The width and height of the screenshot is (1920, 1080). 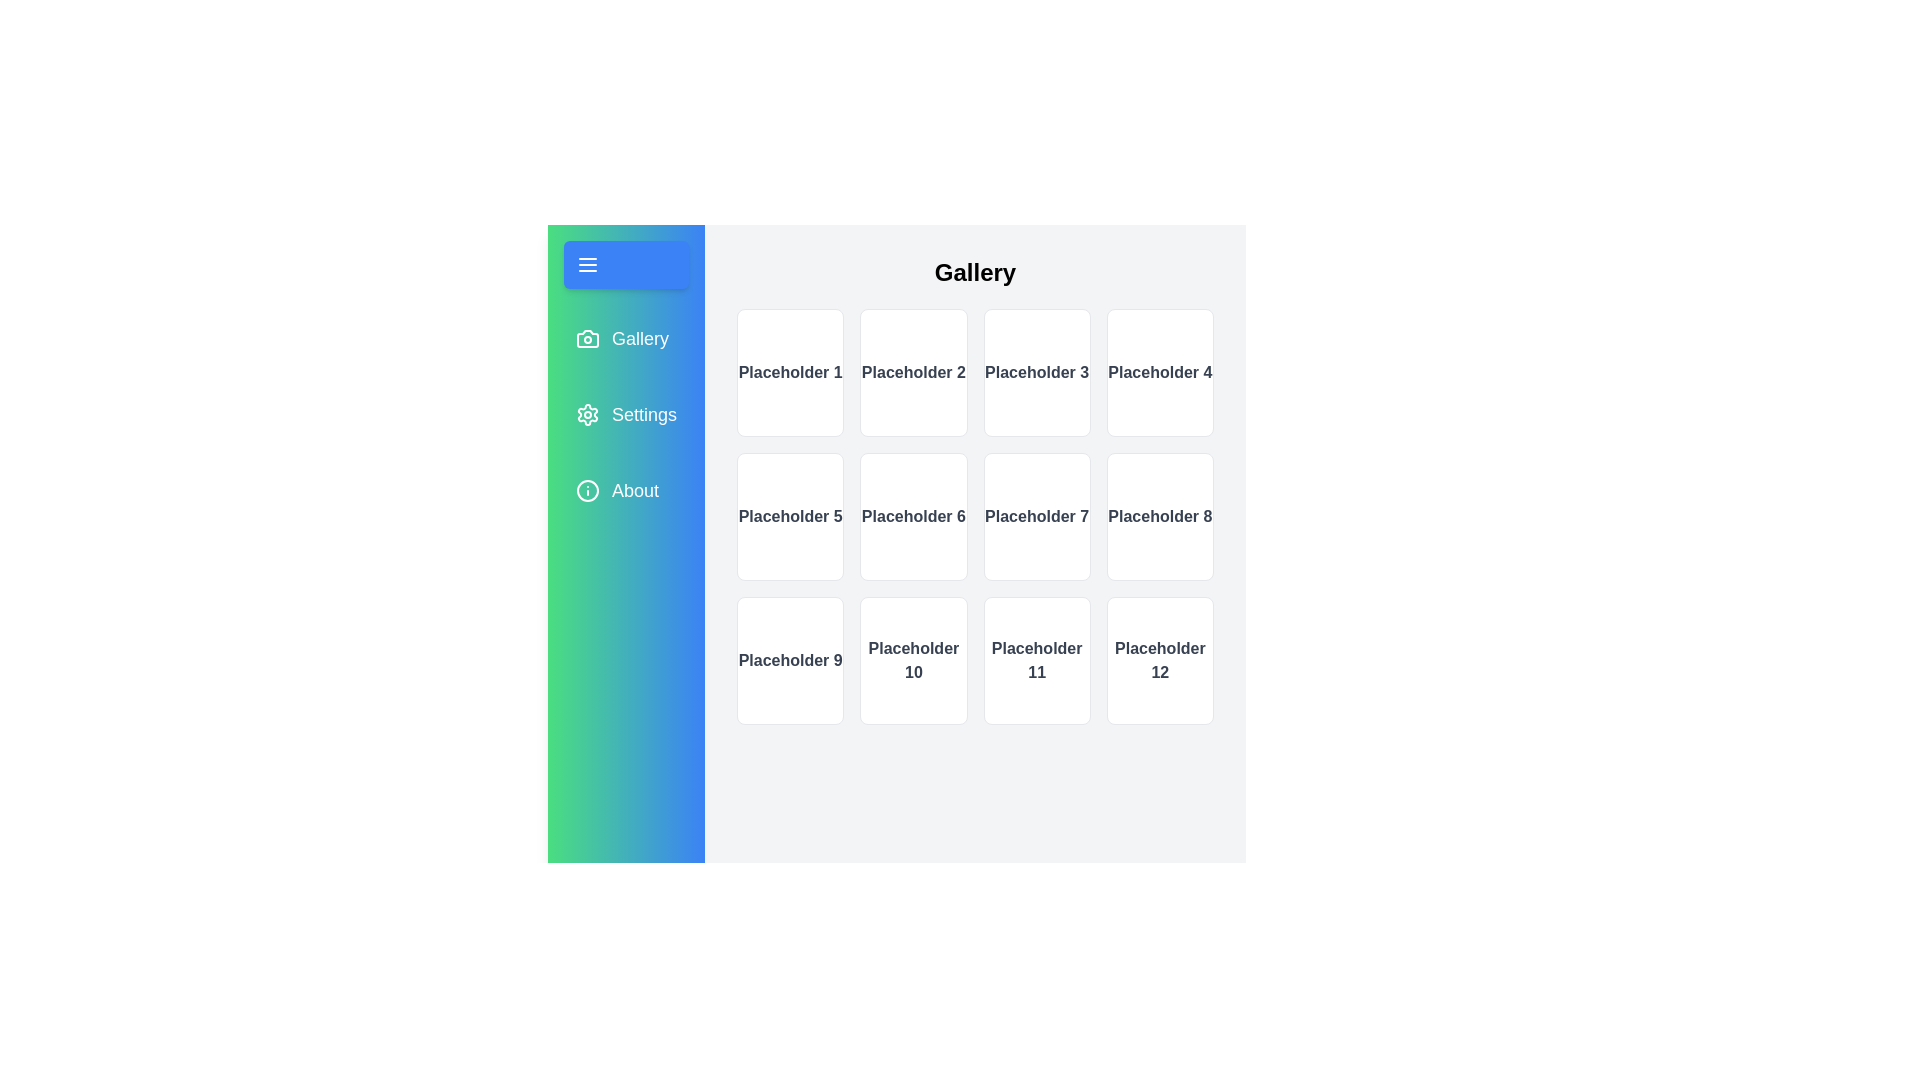 What do you see at coordinates (624, 490) in the screenshot?
I see `the About tab from the sidebar menu` at bounding box center [624, 490].